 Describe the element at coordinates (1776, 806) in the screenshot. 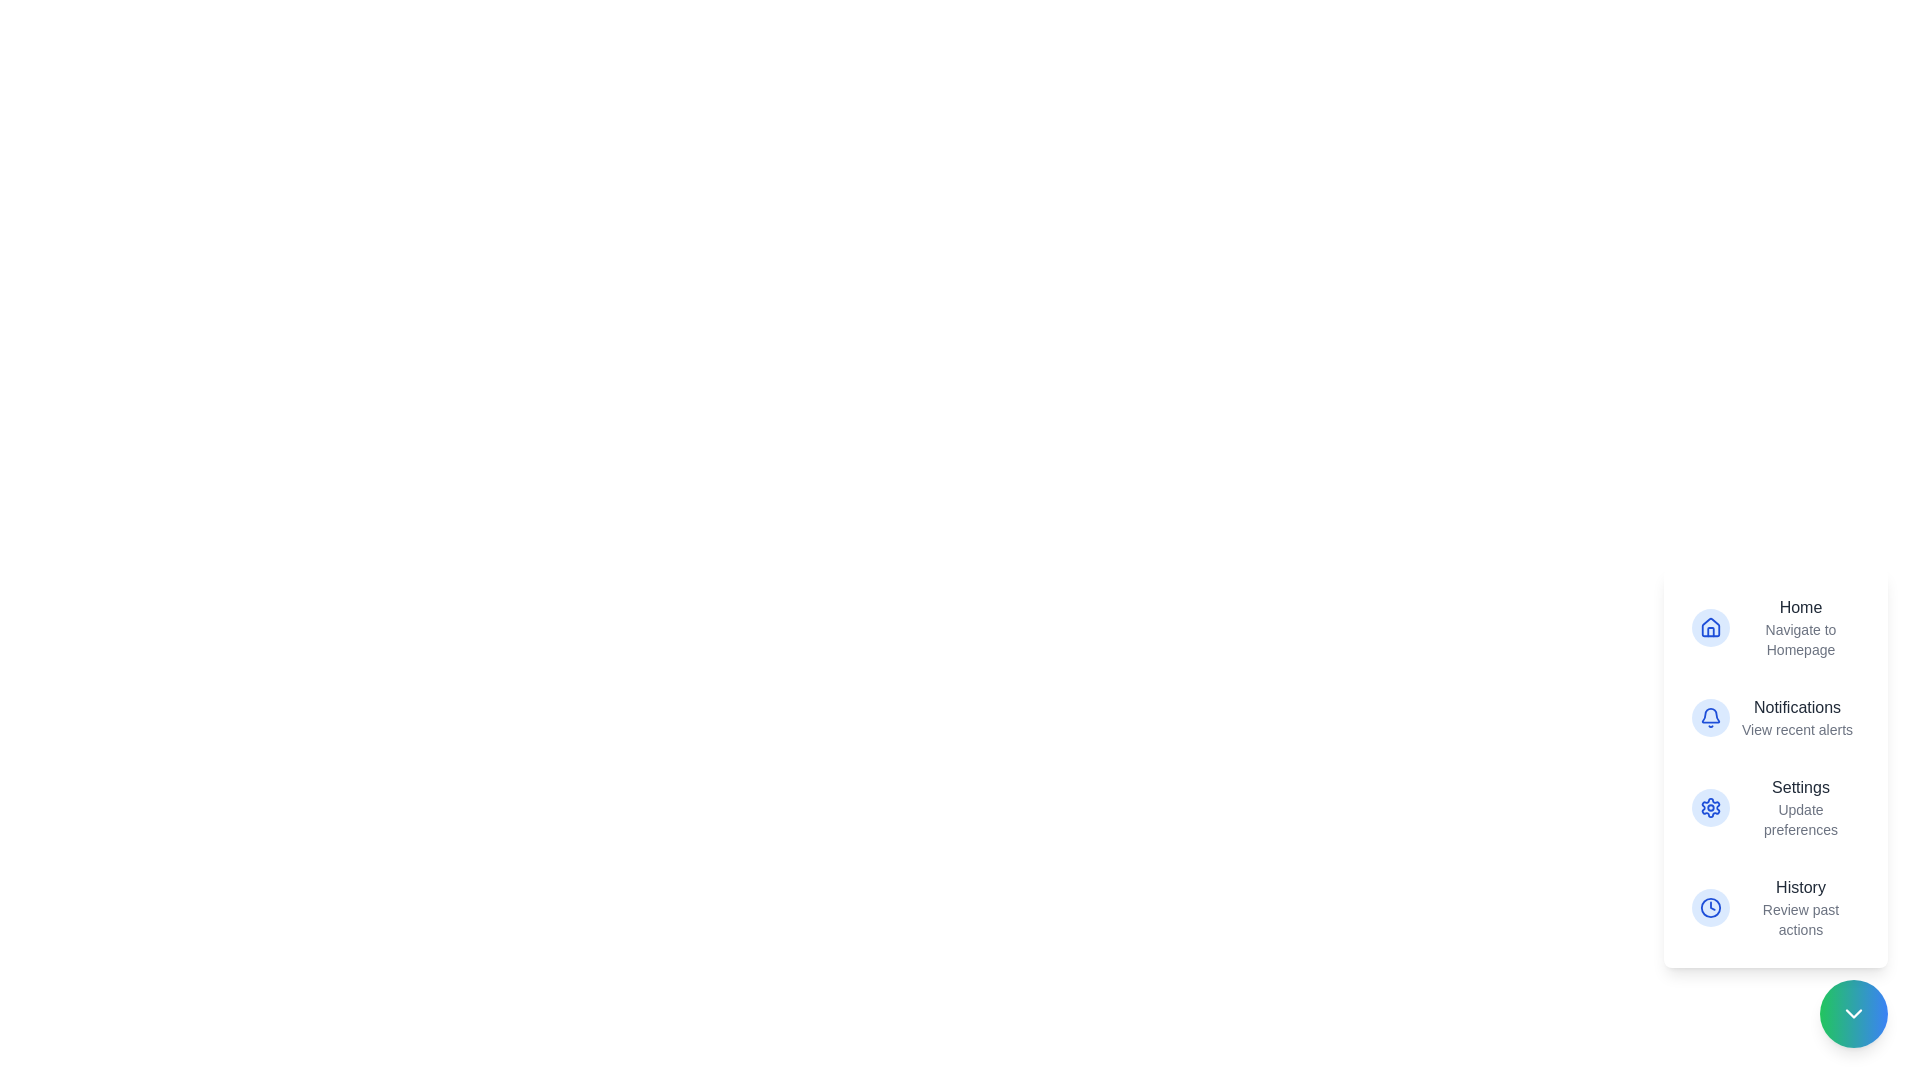

I see `the action item labeled Settings` at that location.